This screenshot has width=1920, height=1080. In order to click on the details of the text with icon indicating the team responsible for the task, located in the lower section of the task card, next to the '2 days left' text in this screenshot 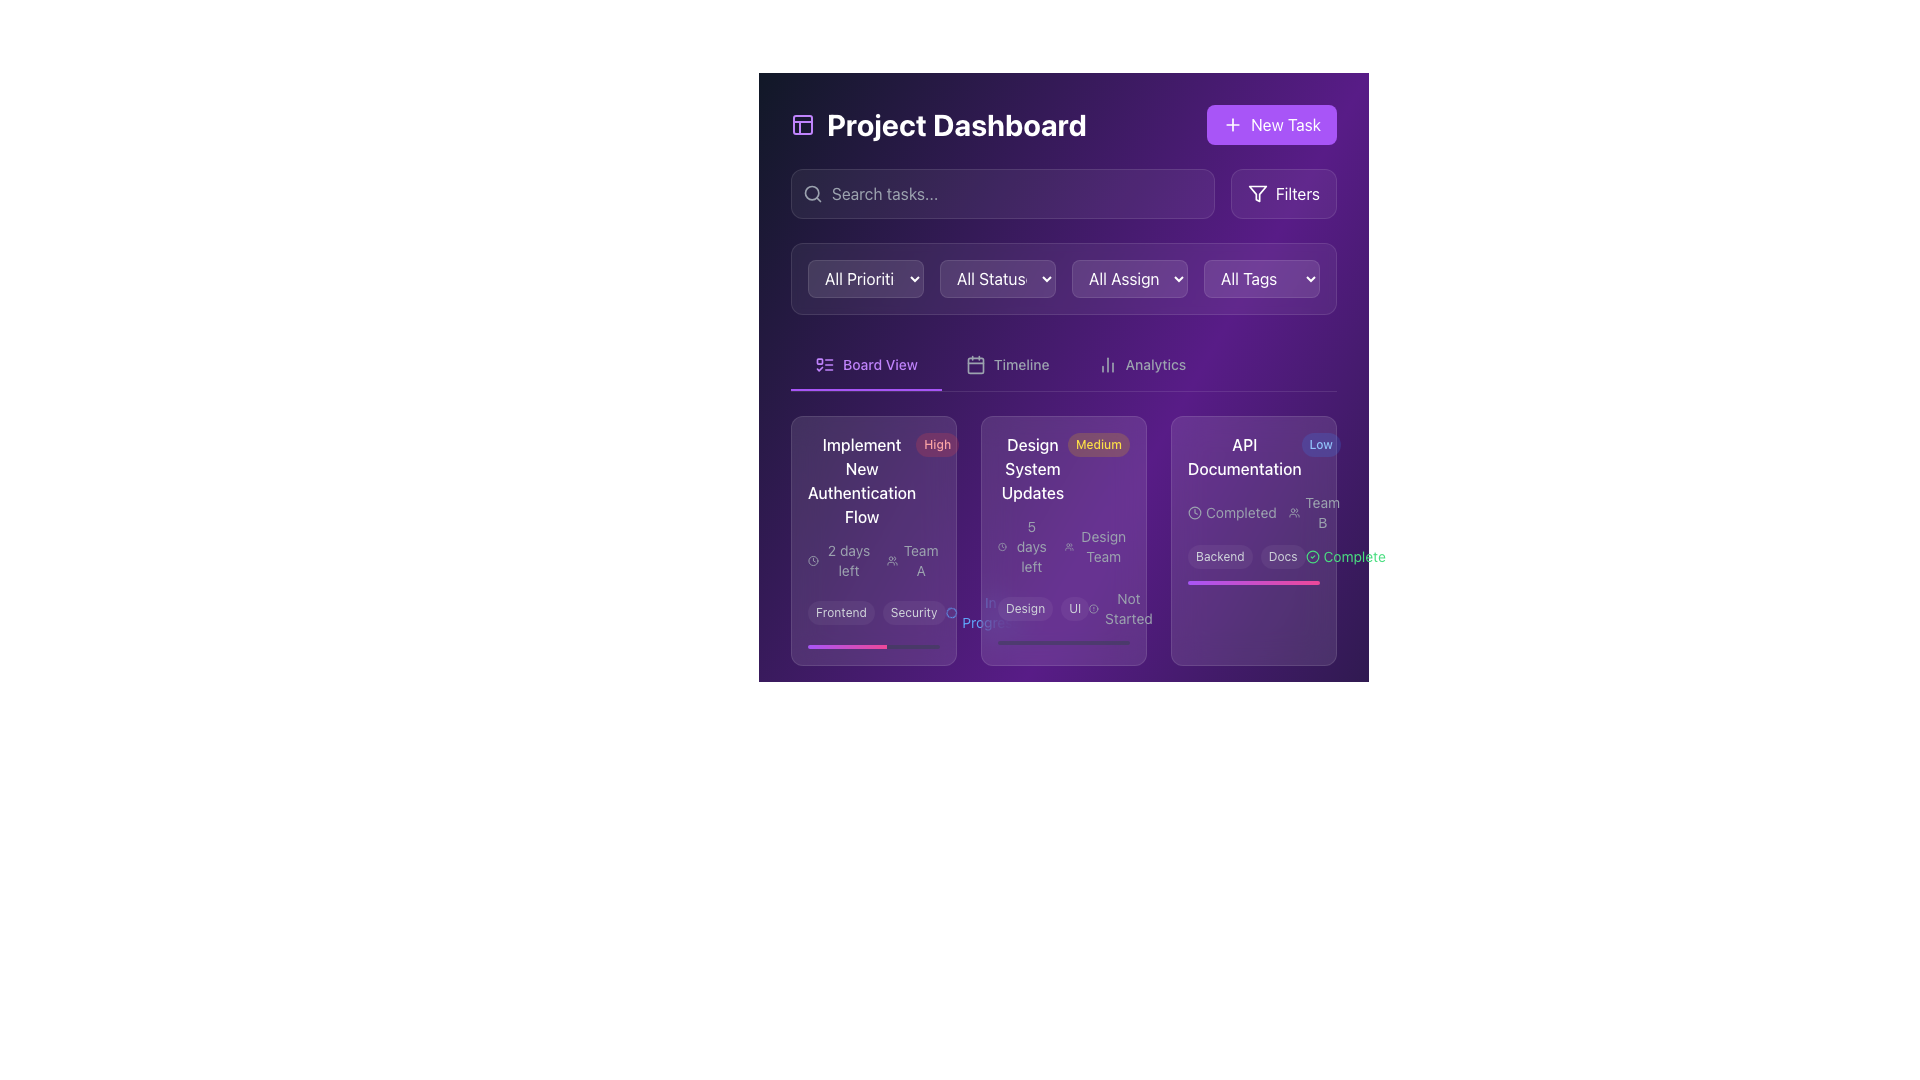, I will do `click(912, 560)`.